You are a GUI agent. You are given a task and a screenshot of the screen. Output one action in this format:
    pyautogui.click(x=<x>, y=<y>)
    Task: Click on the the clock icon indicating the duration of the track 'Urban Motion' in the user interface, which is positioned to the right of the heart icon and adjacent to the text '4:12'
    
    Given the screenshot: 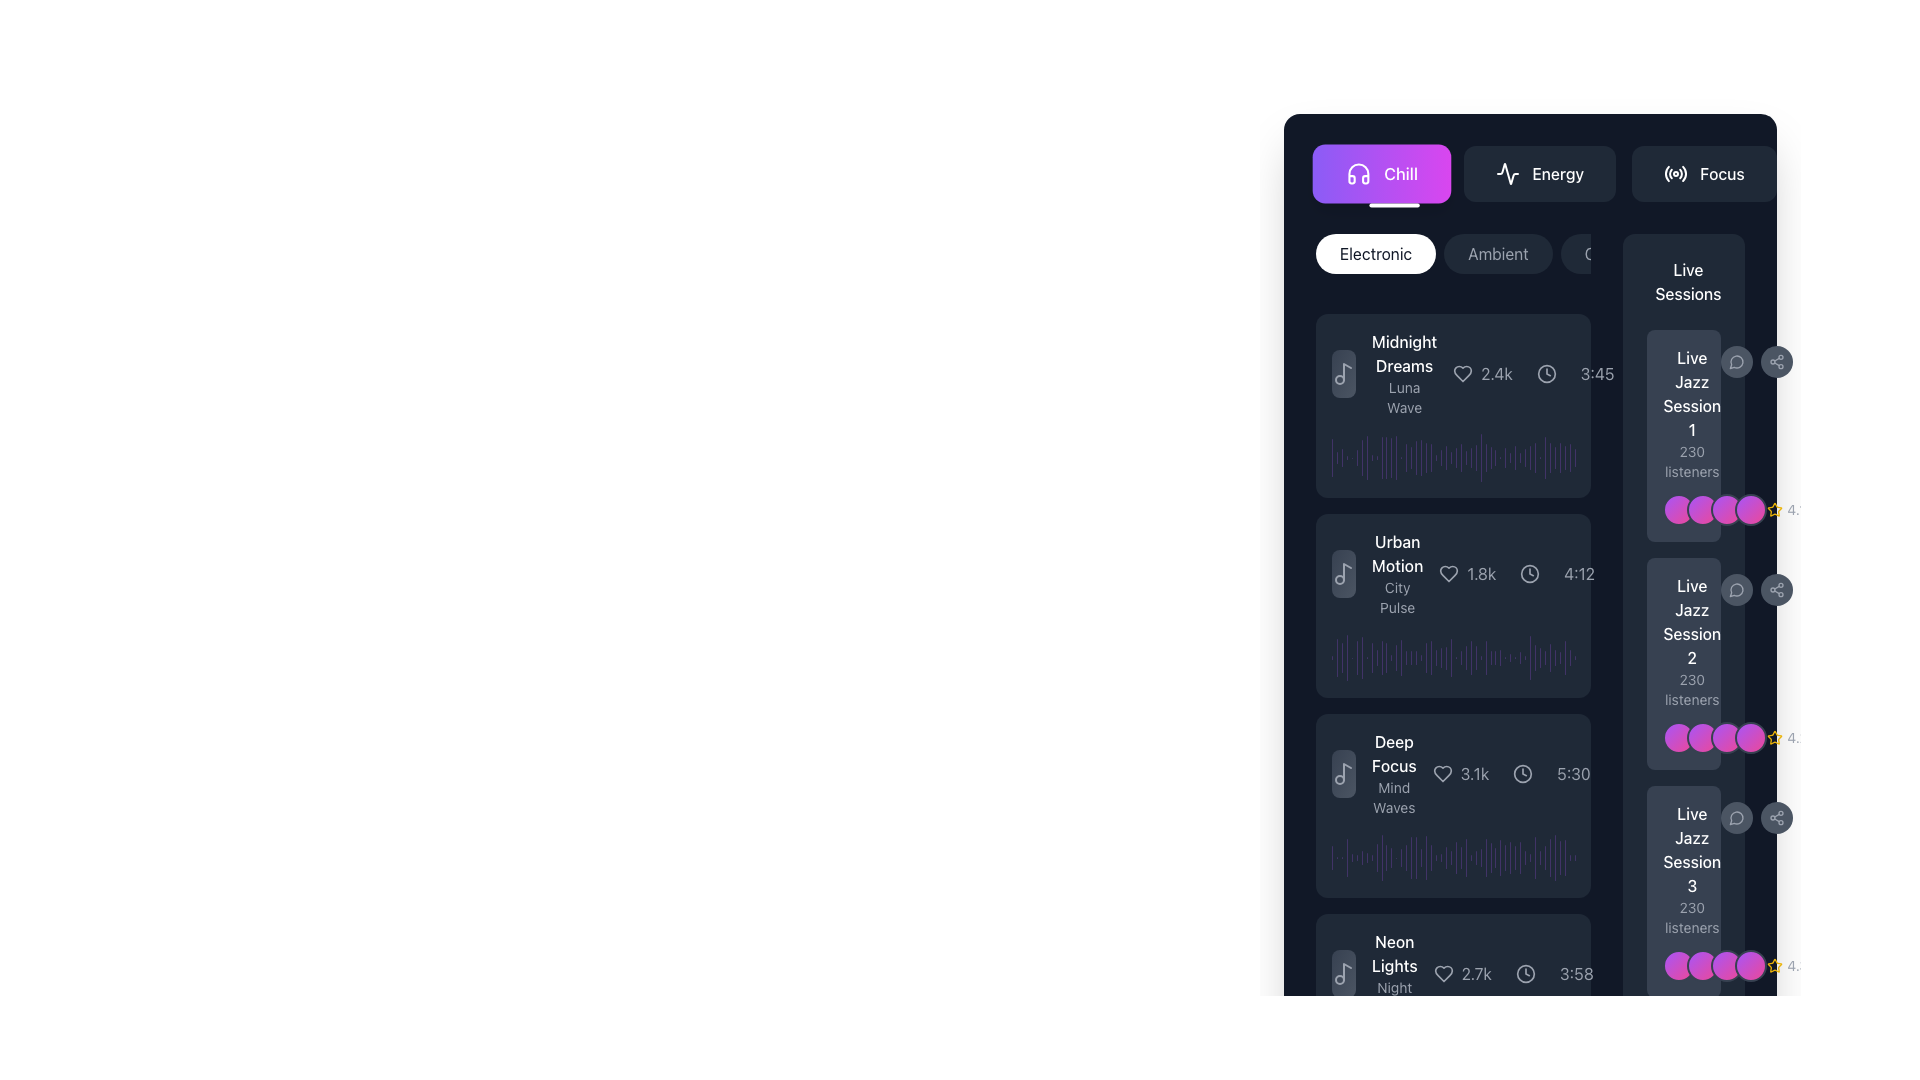 What is the action you would take?
    pyautogui.click(x=1529, y=574)
    